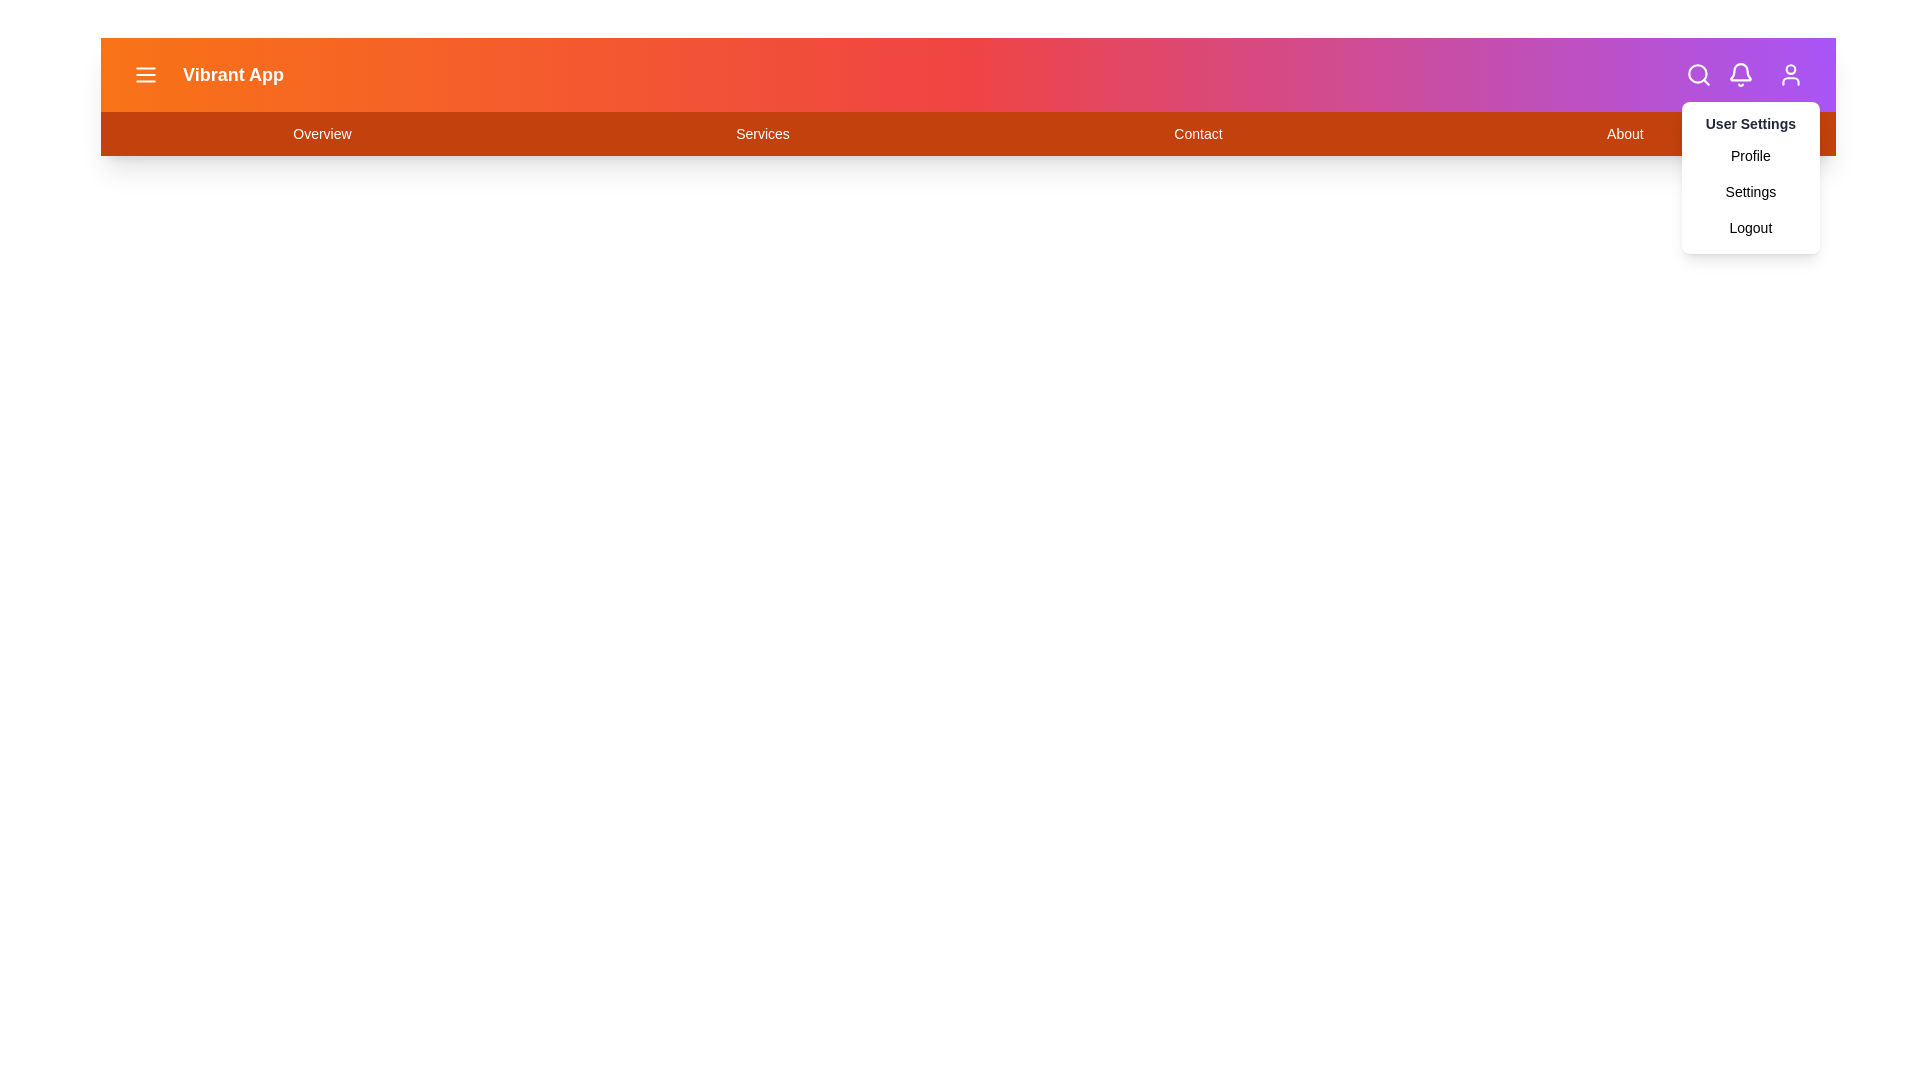 Image resolution: width=1920 pixels, height=1080 pixels. What do you see at coordinates (762, 134) in the screenshot?
I see `the navigation link labeled Services` at bounding box center [762, 134].